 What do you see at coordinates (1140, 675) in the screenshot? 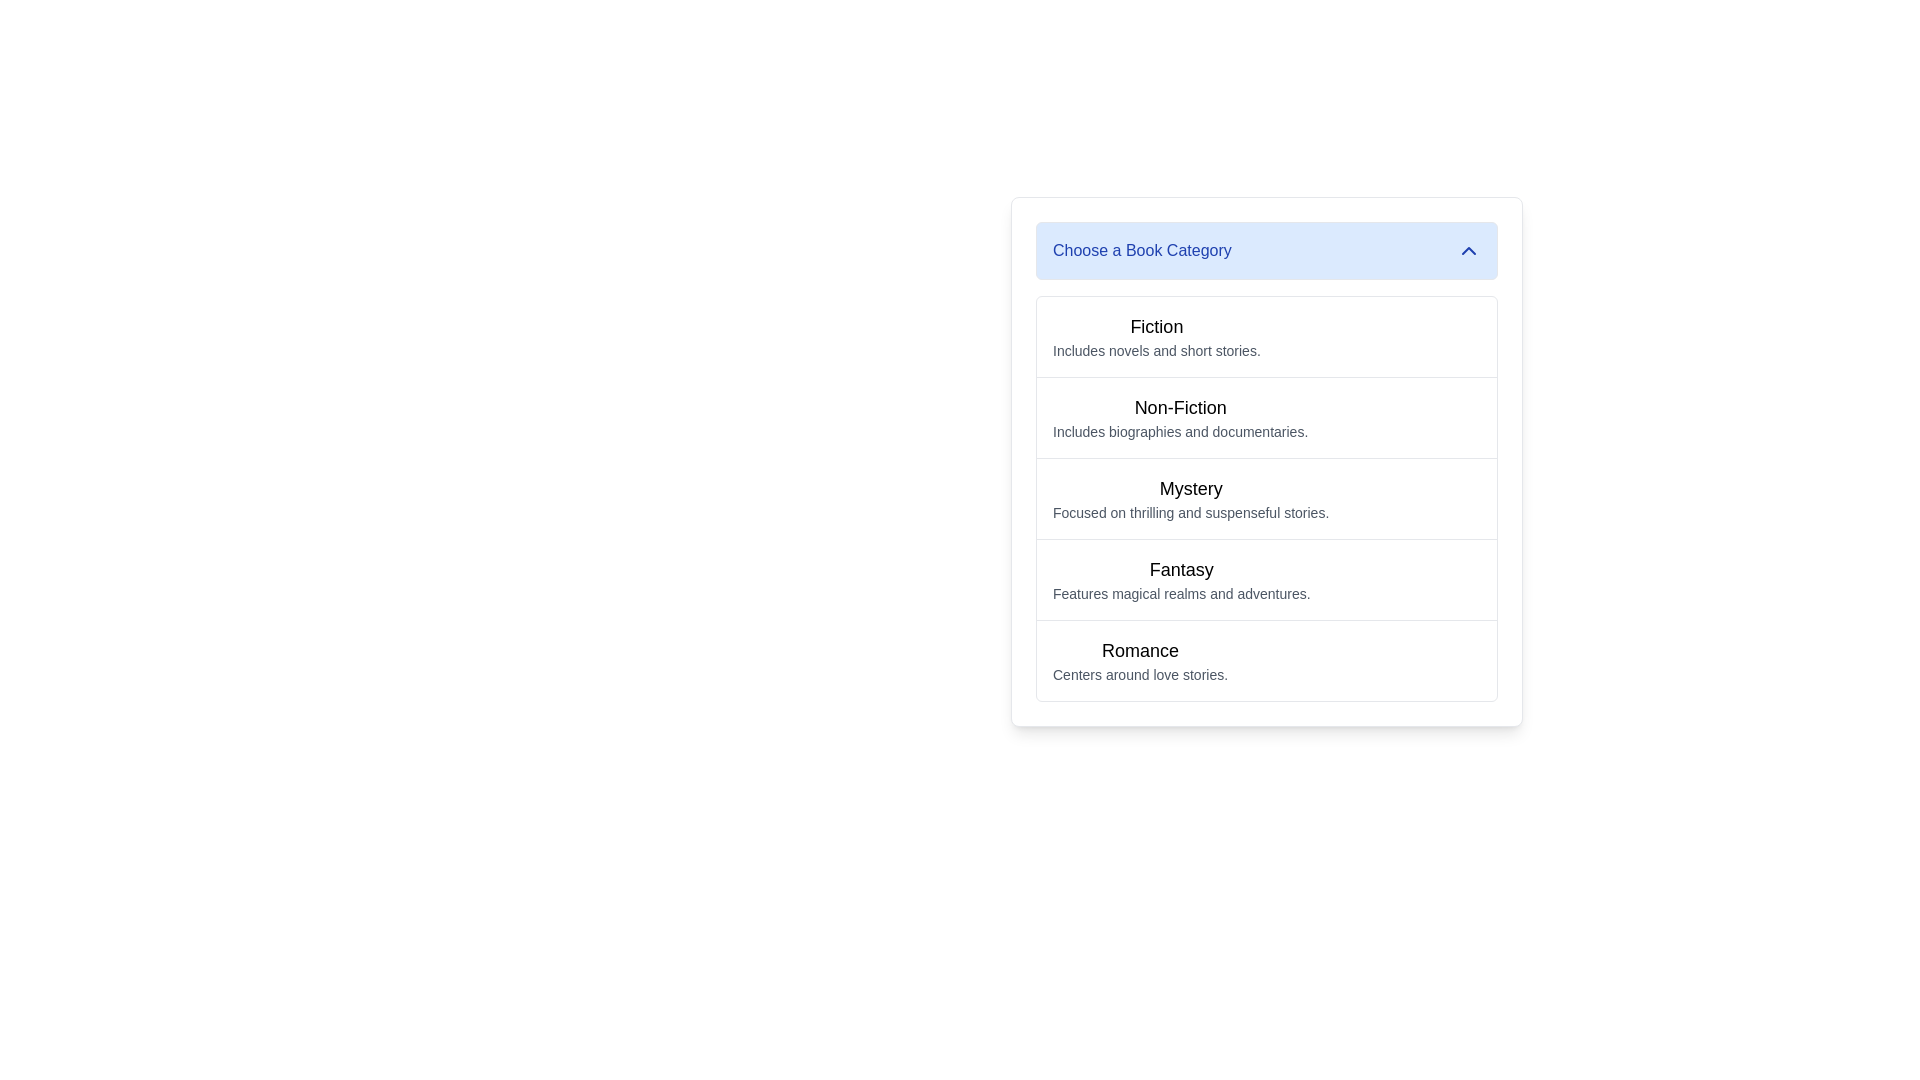
I see `the text label that describes the 'Romance' category, which is positioned directly below the 'Romance' header in the category list` at bounding box center [1140, 675].